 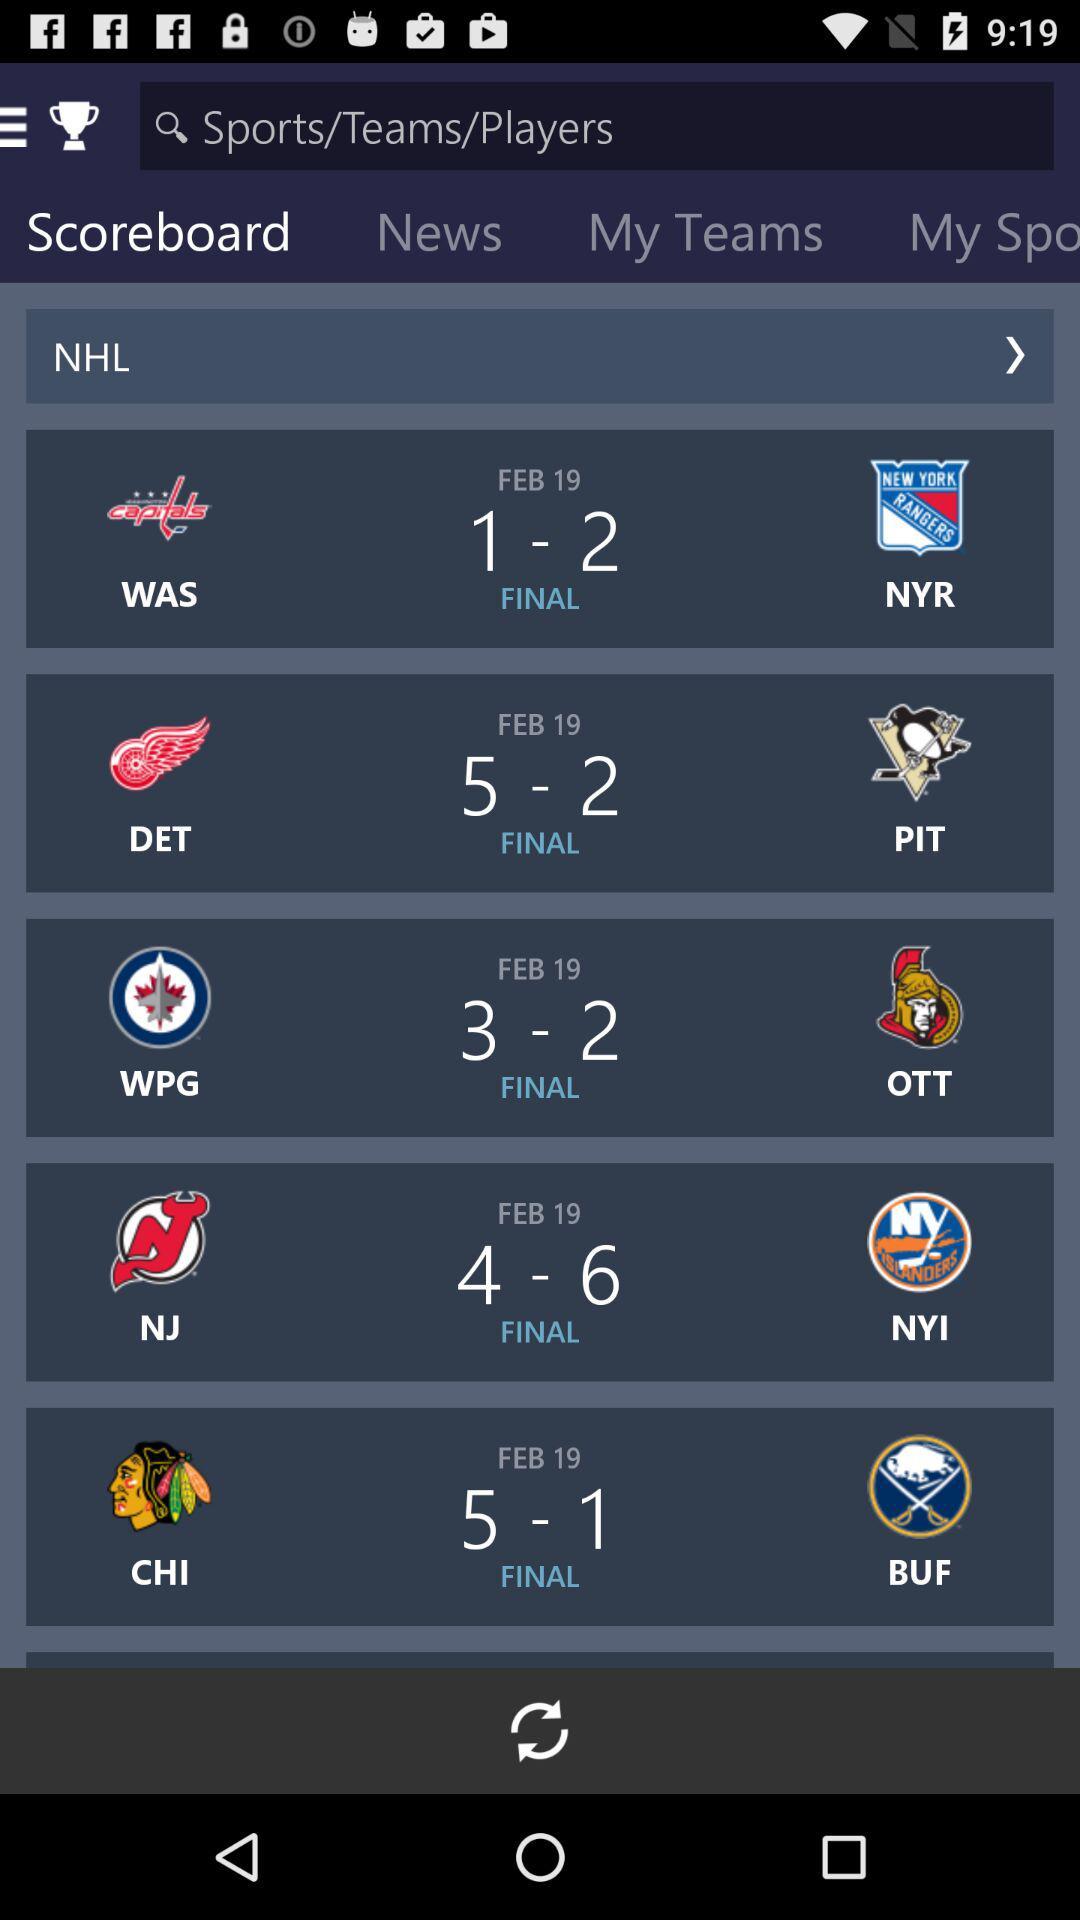 What do you see at coordinates (596, 124) in the screenshot?
I see `to search bar` at bounding box center [596, 124].